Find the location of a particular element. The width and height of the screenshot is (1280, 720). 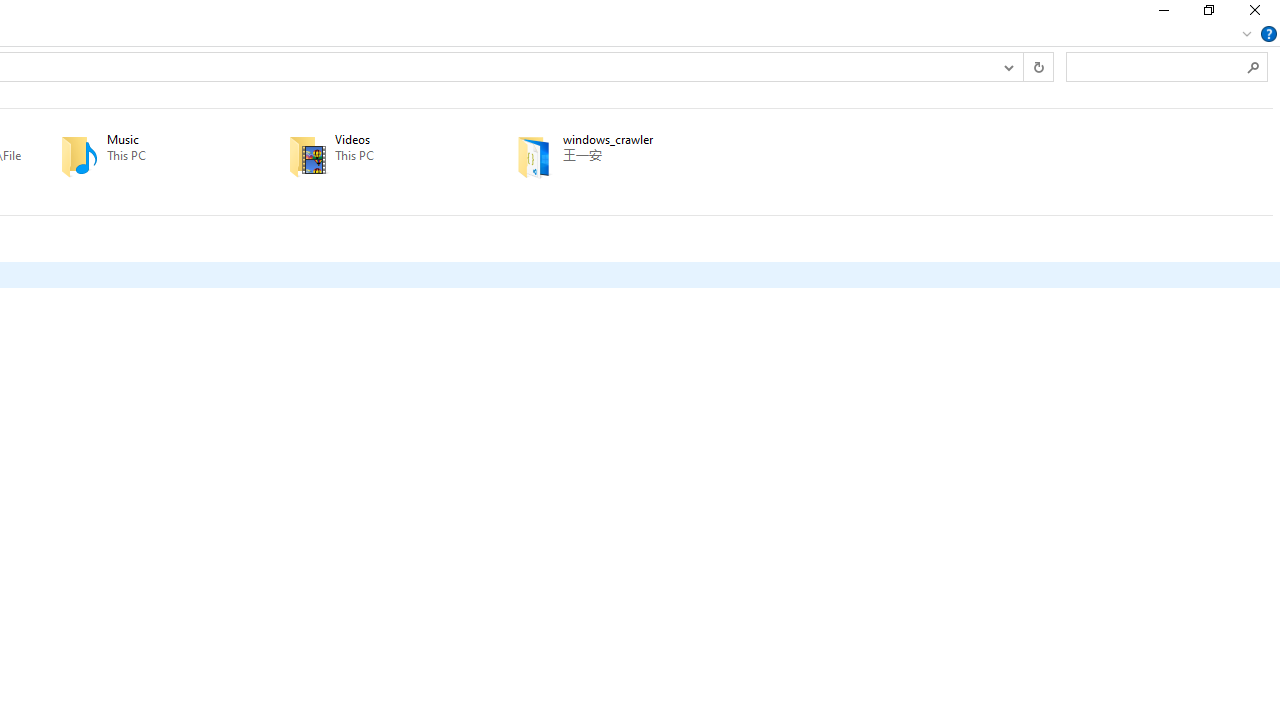

'Minimize' is located at coordinates (1162, 15).